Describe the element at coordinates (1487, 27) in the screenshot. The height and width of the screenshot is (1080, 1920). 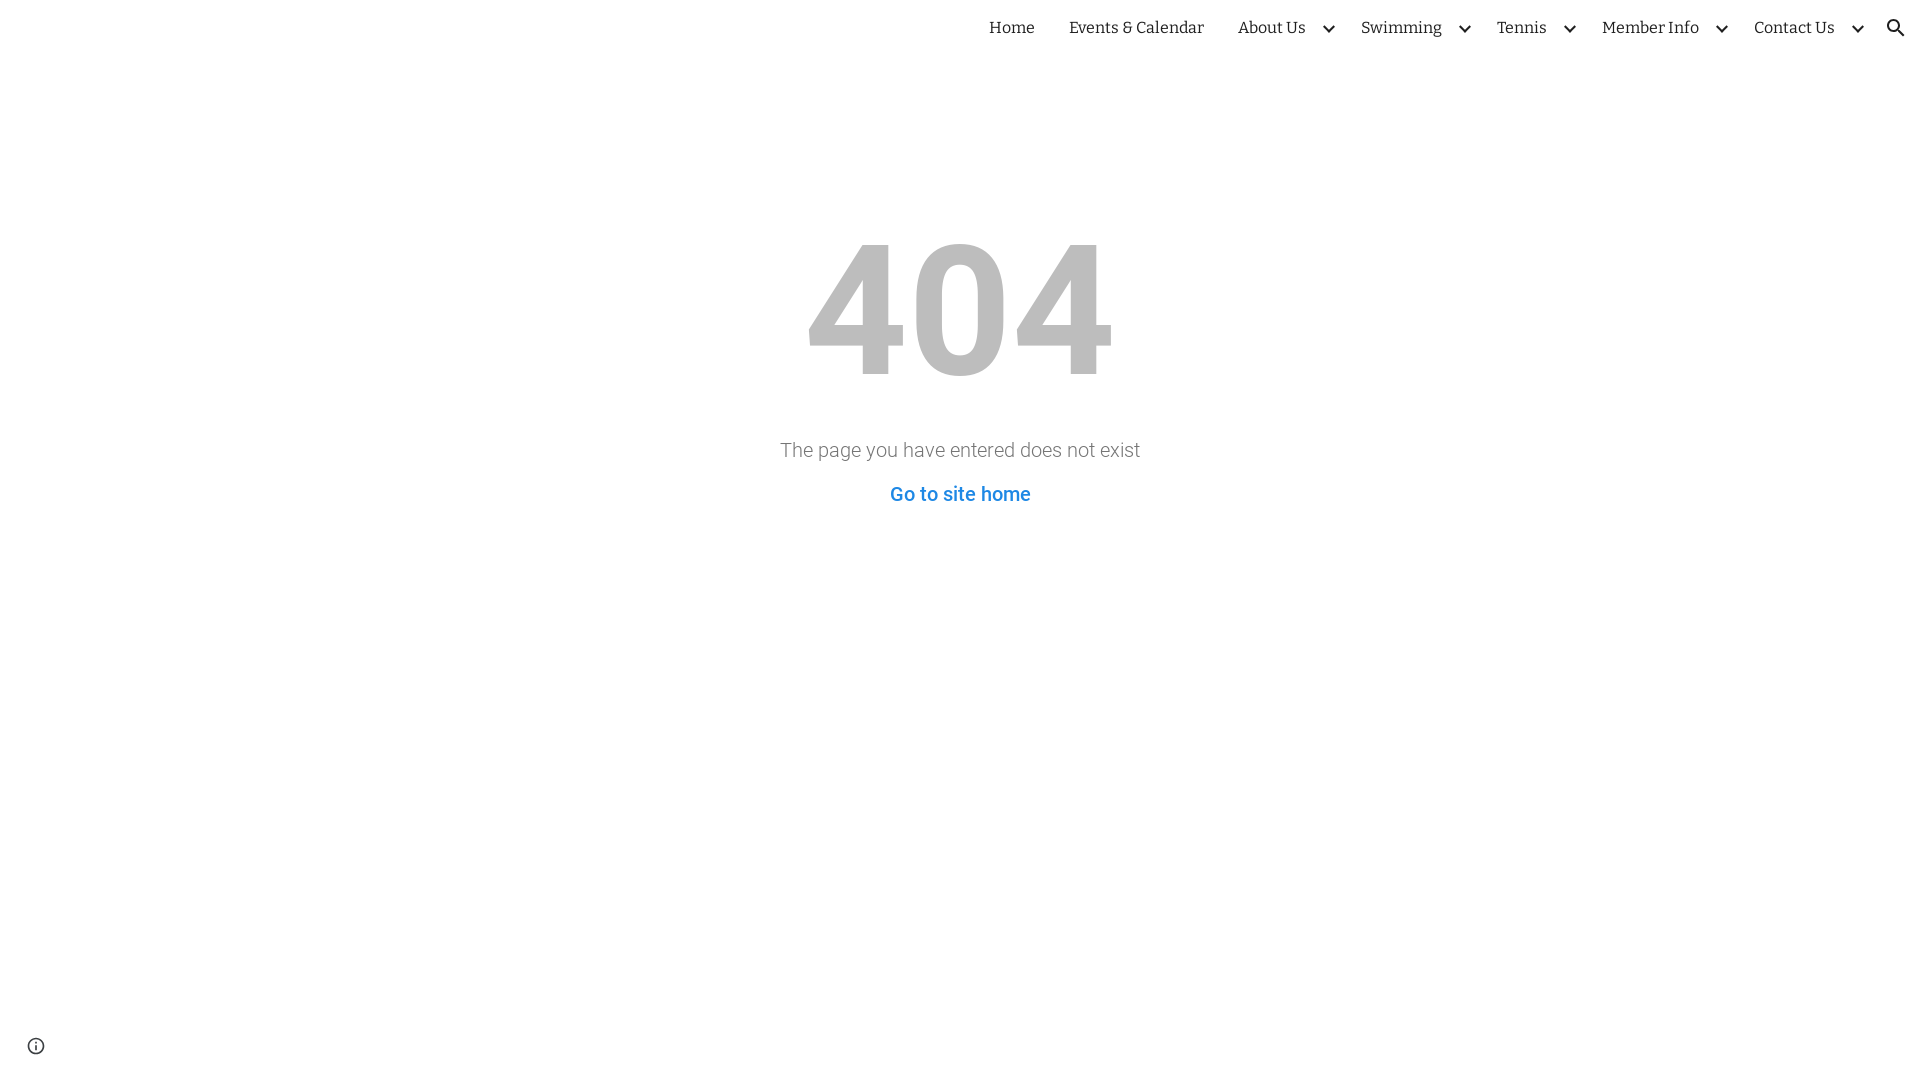
I see `'Tennis'` at that location.